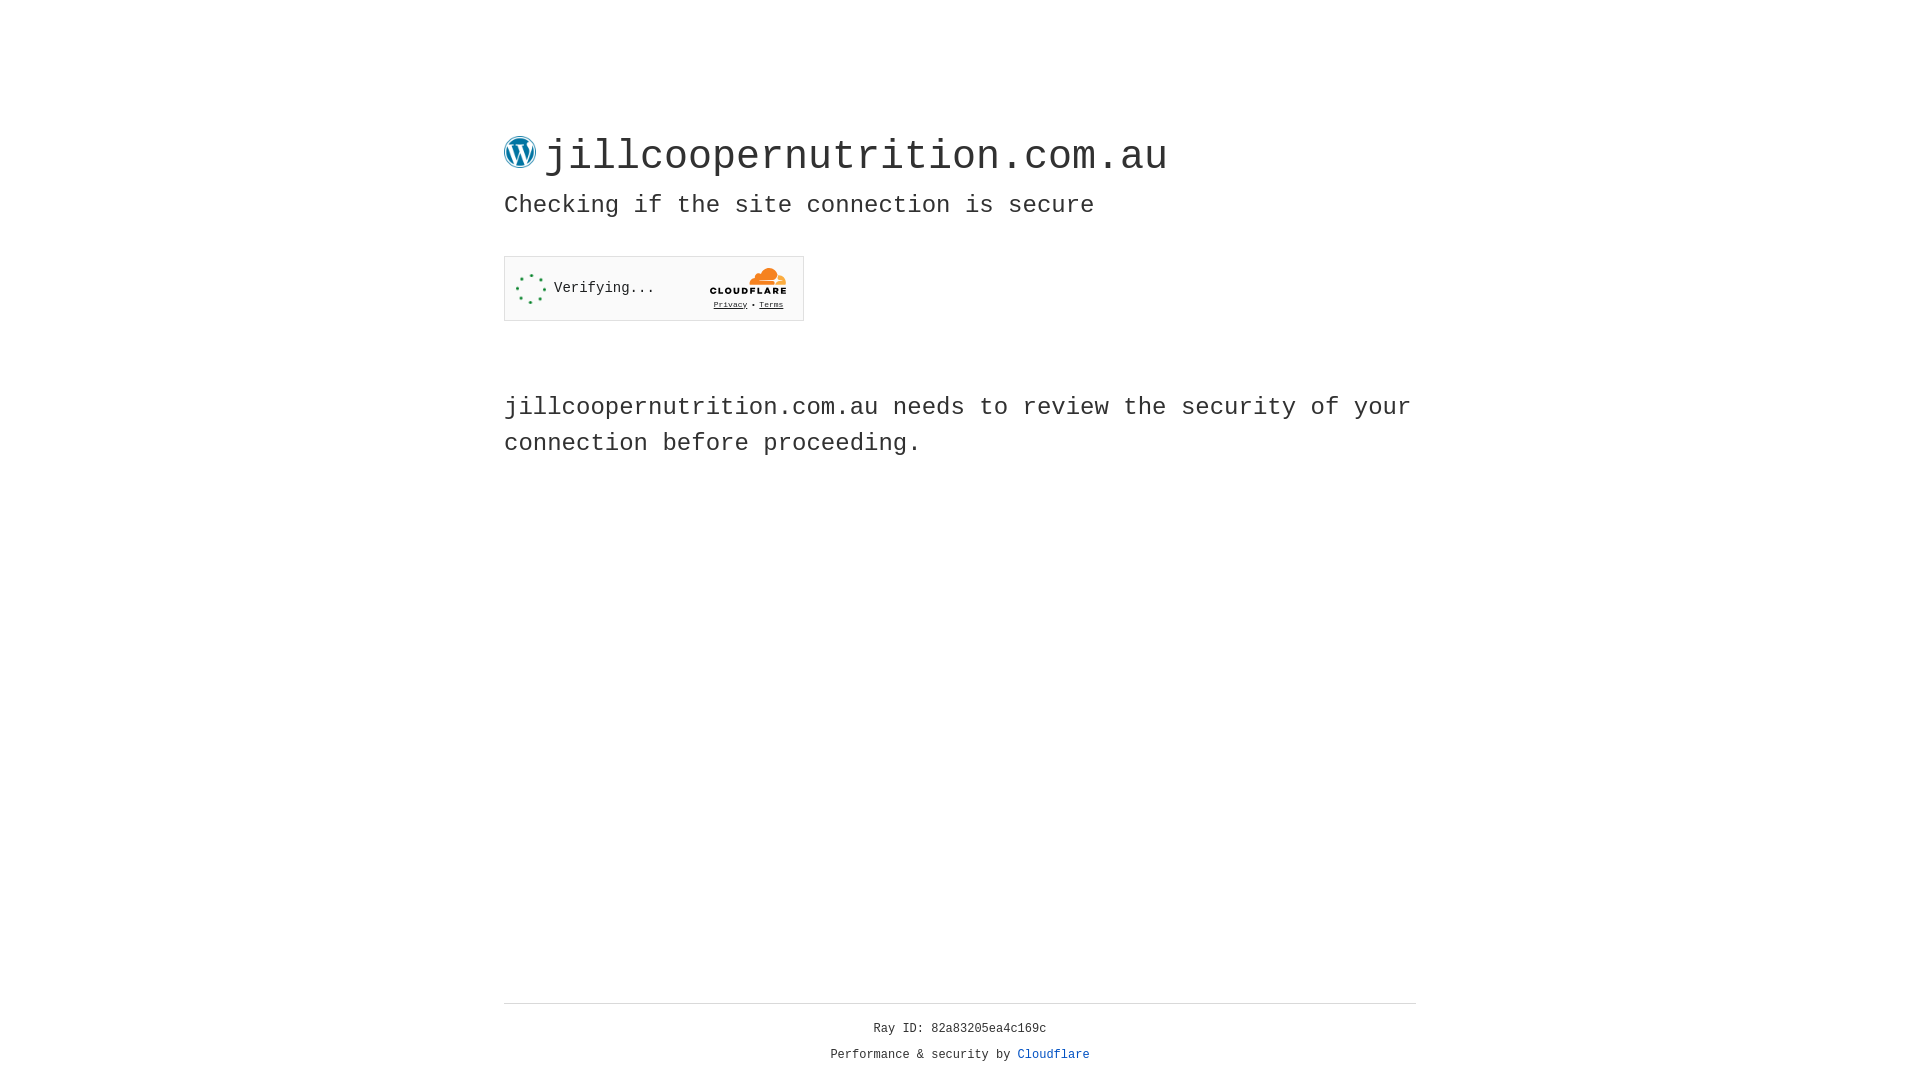  What do you see at coordinates (1053, 1054) in the screenshot?
I see `'Cloudflare'` at bounding box center [1053, 1054].